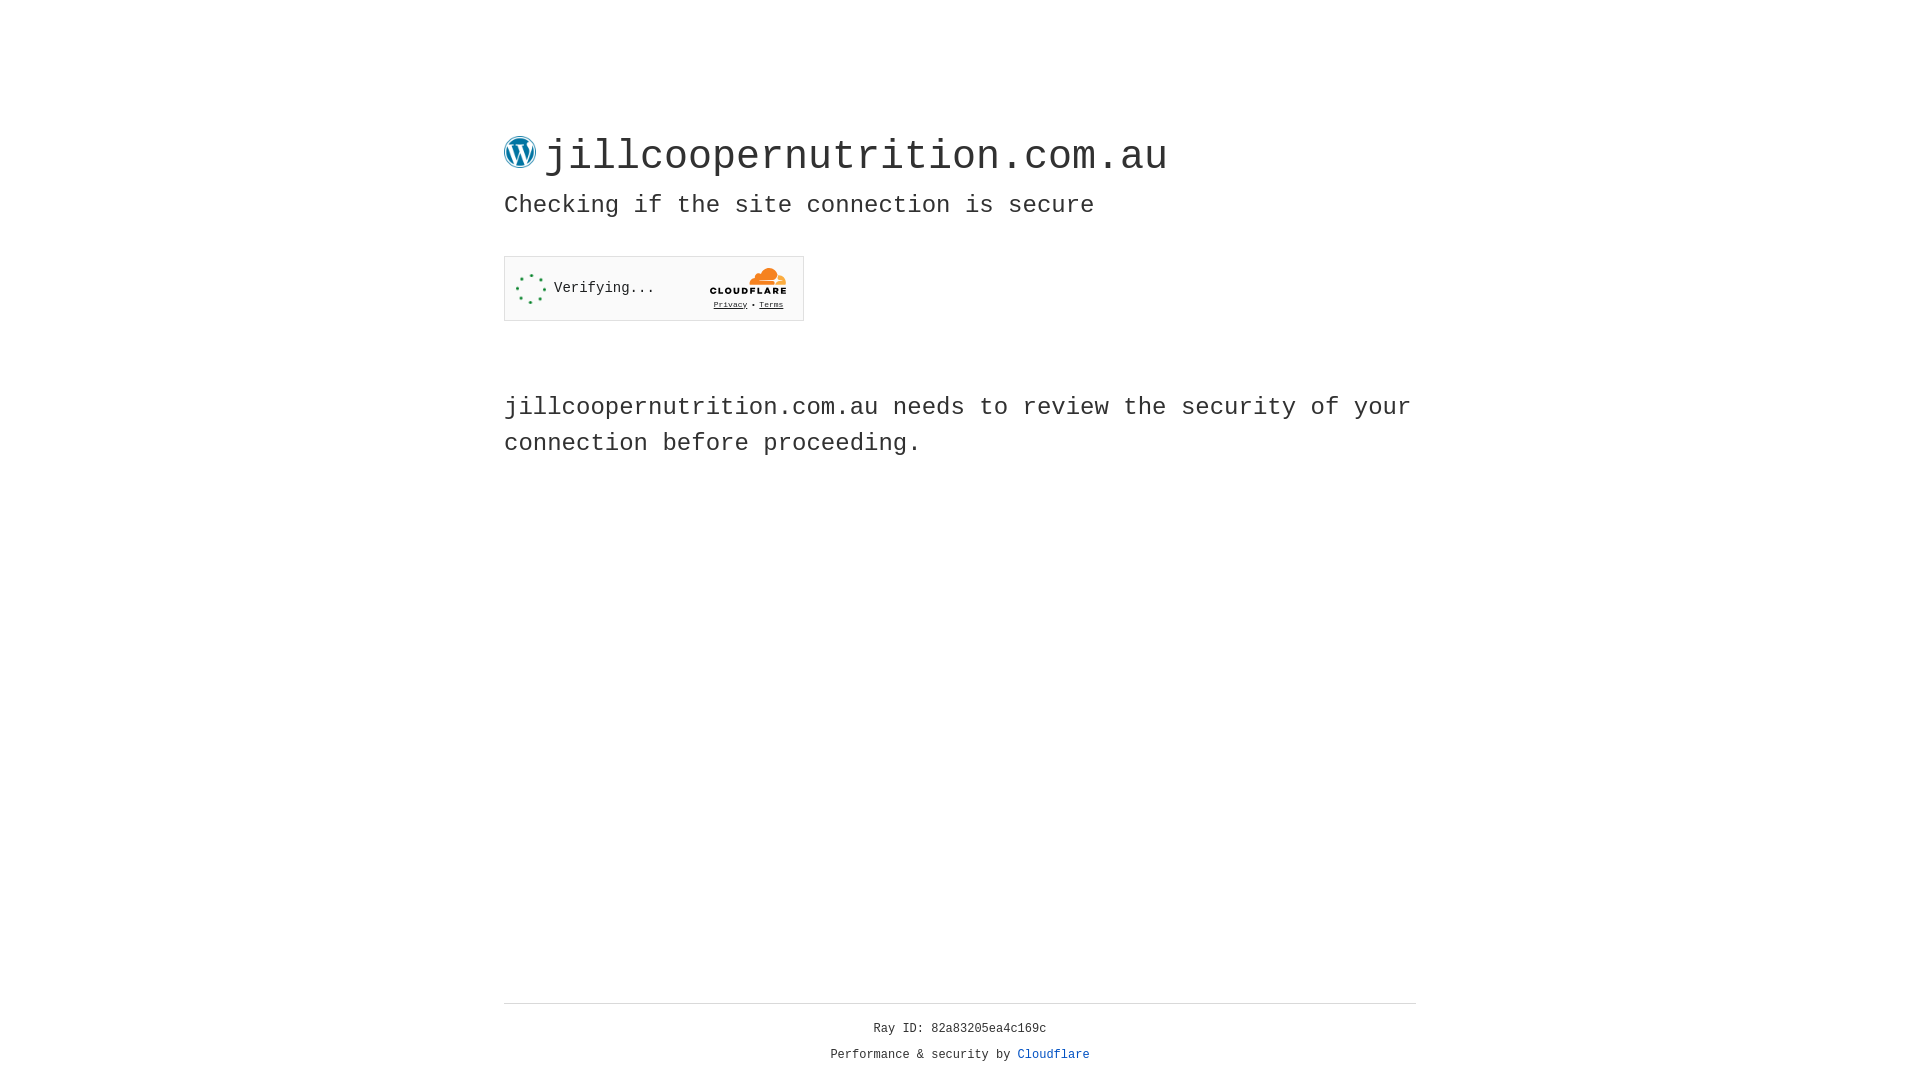  What do you see at coordinates (1053, 1054) in the screenshot?
I see `'Cloudflare'` at bounding box center [1053, 1054].